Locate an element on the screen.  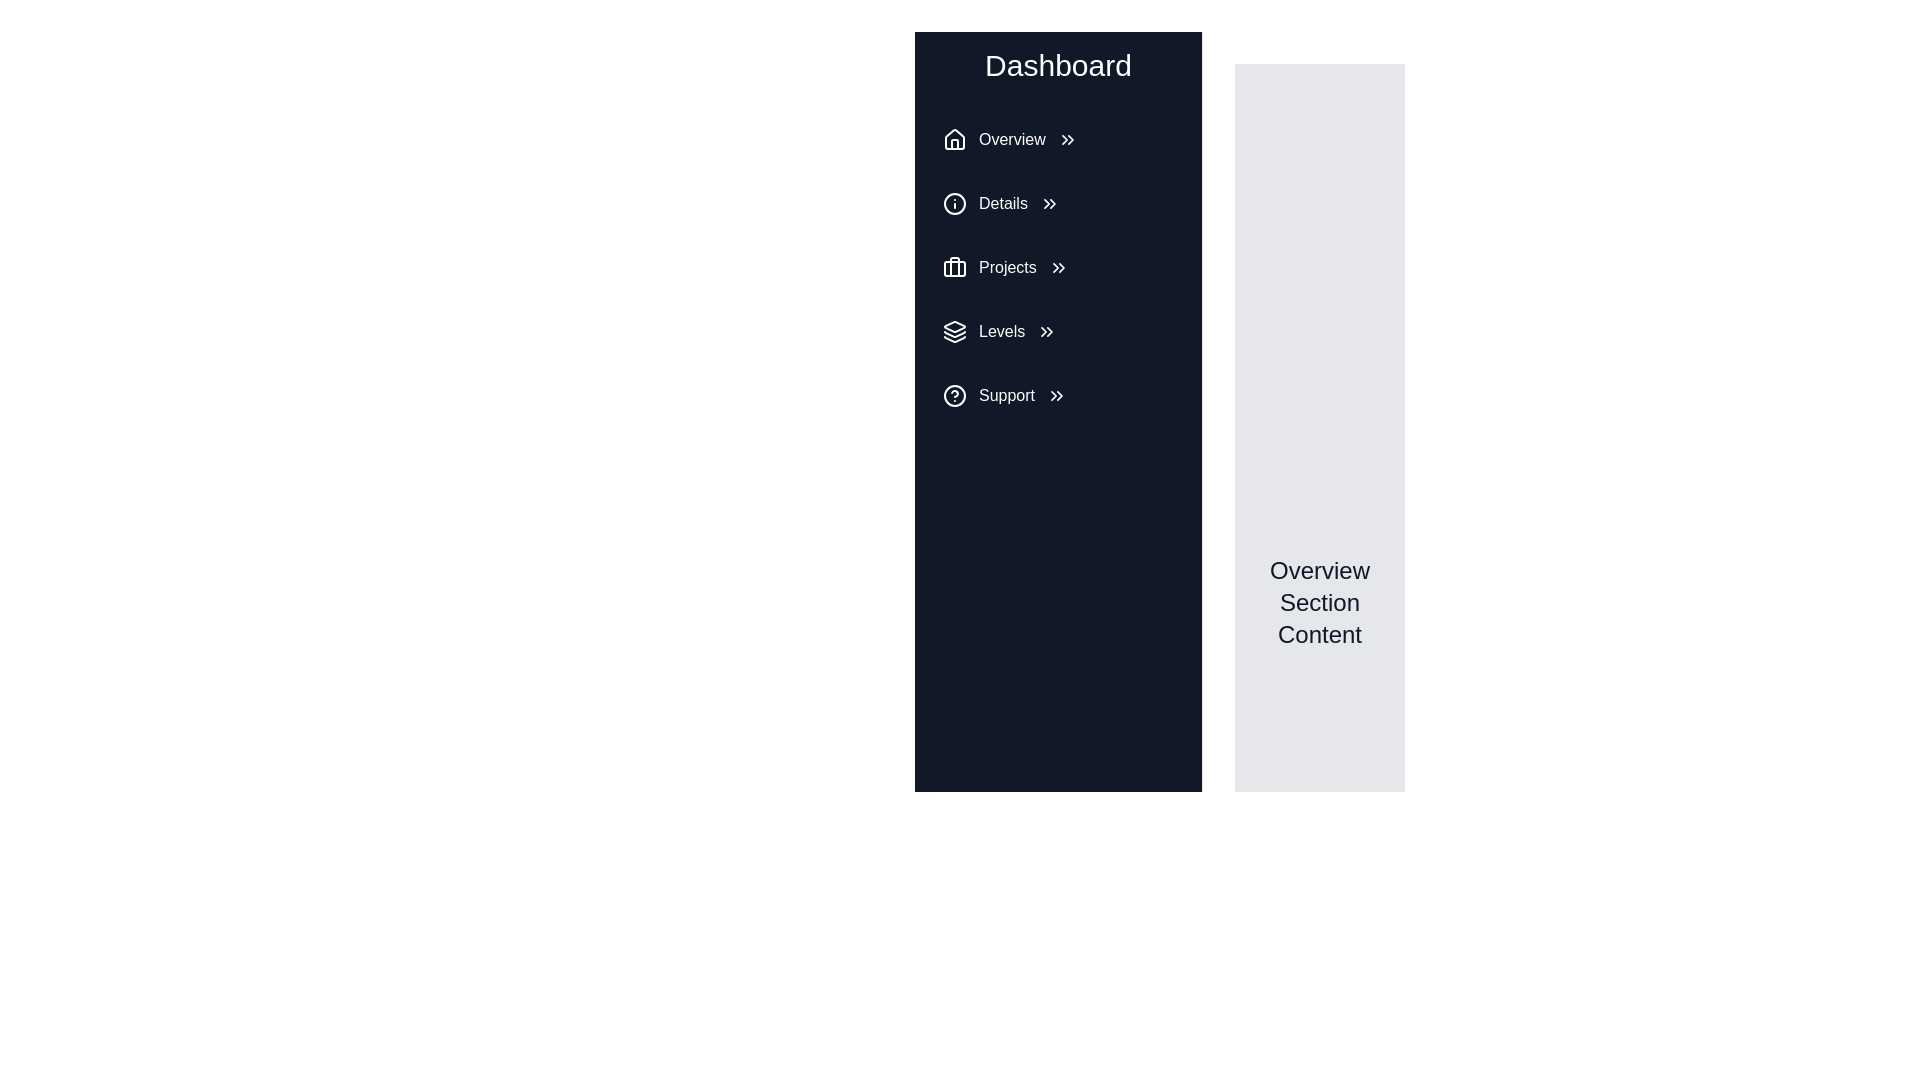
the SVG Icon featuring right-facing chevrons, which is located to the right of the 'Support' text in the sidebar menu is located at coordinates (1055, 396).